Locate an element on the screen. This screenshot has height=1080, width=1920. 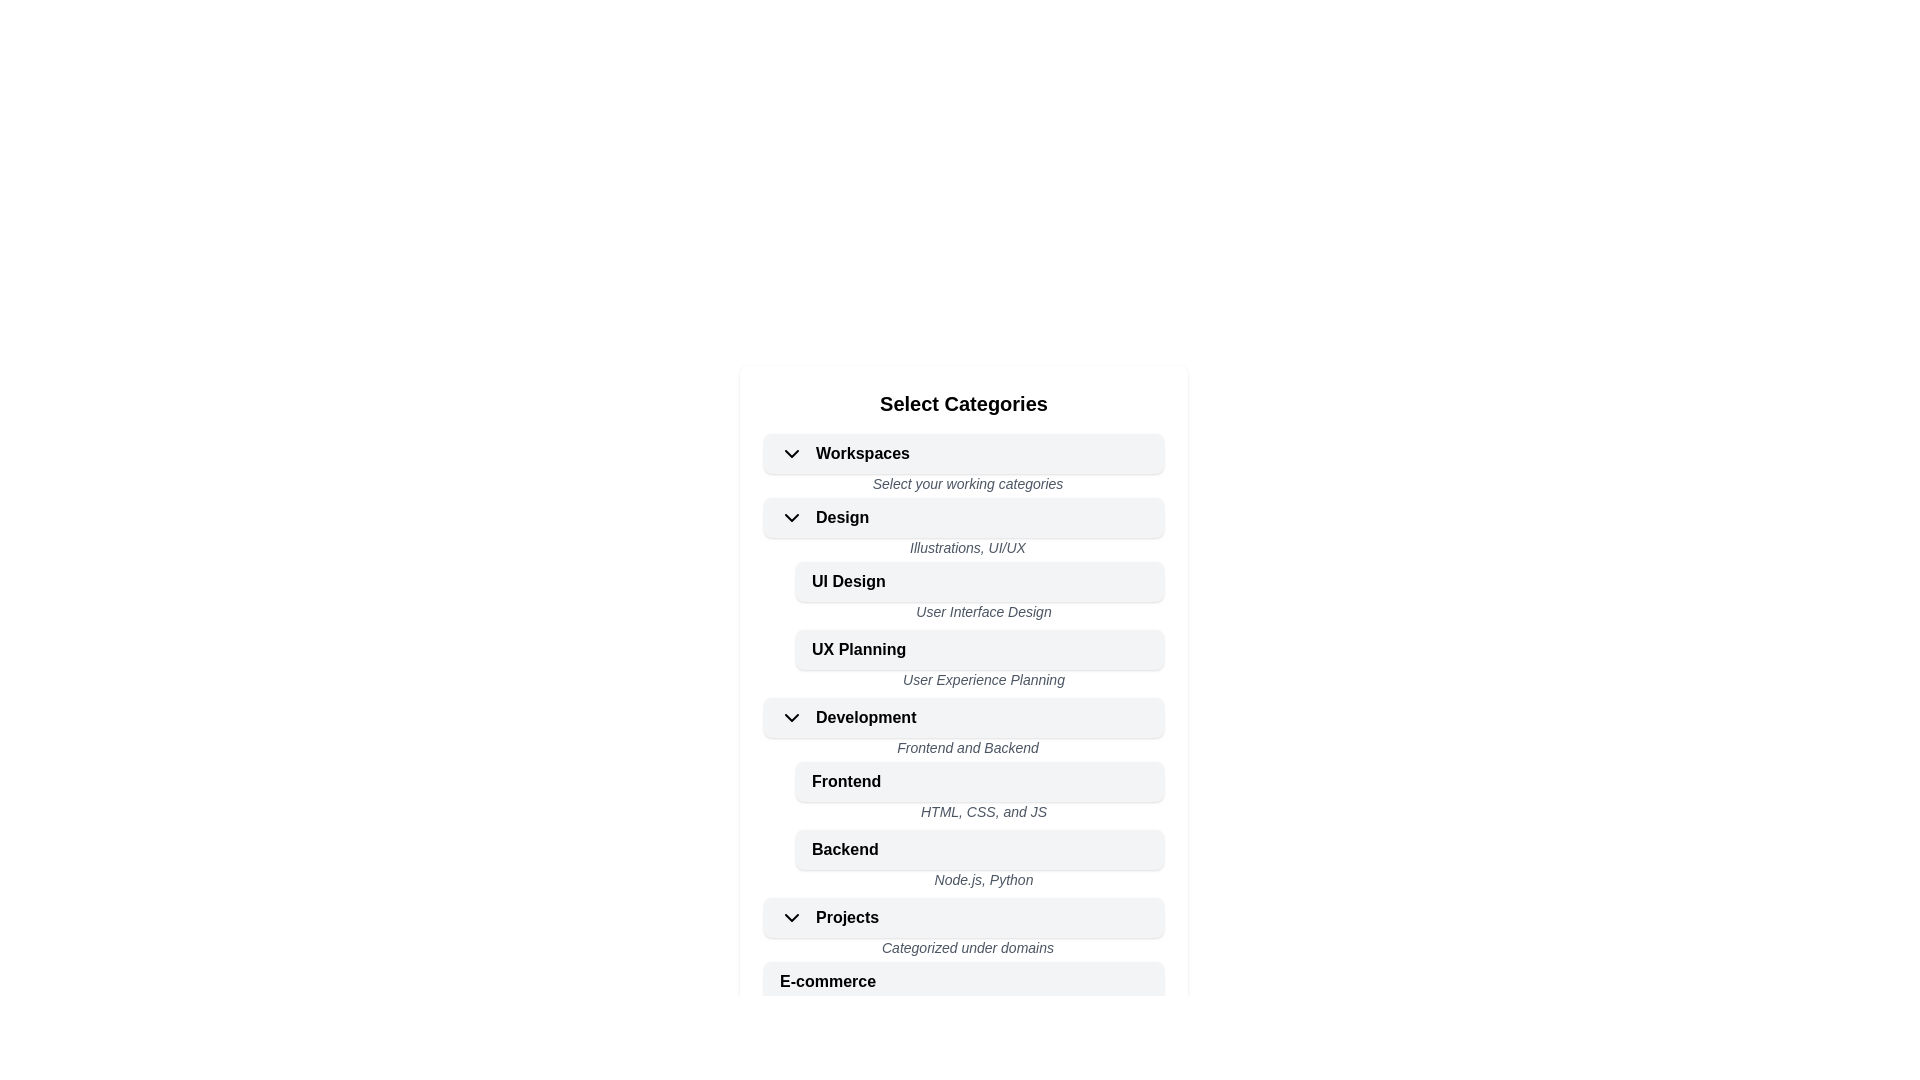
the downward-pointing chevron icon located to the left of the 'Development' text is located at coordinates (796, 716).